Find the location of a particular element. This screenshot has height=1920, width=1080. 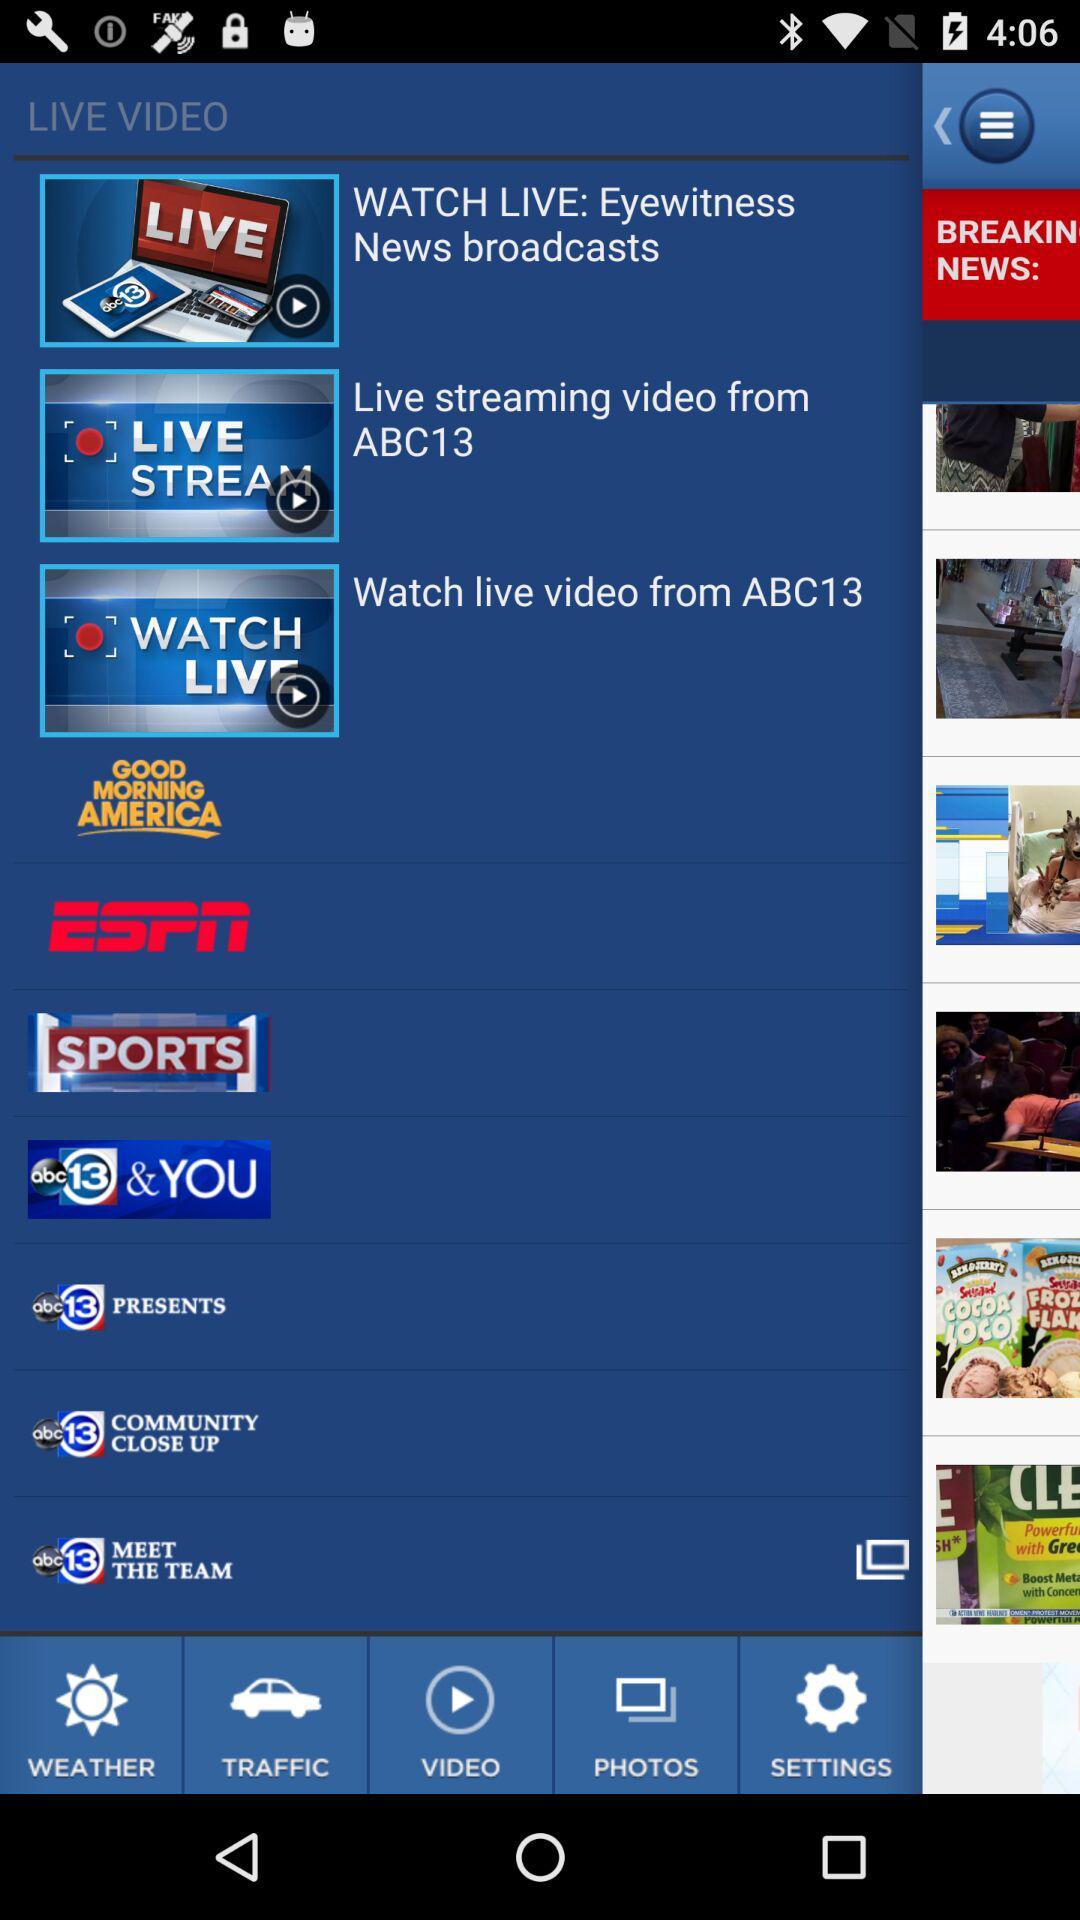

traffic page is located at coordinates (275, 1714).